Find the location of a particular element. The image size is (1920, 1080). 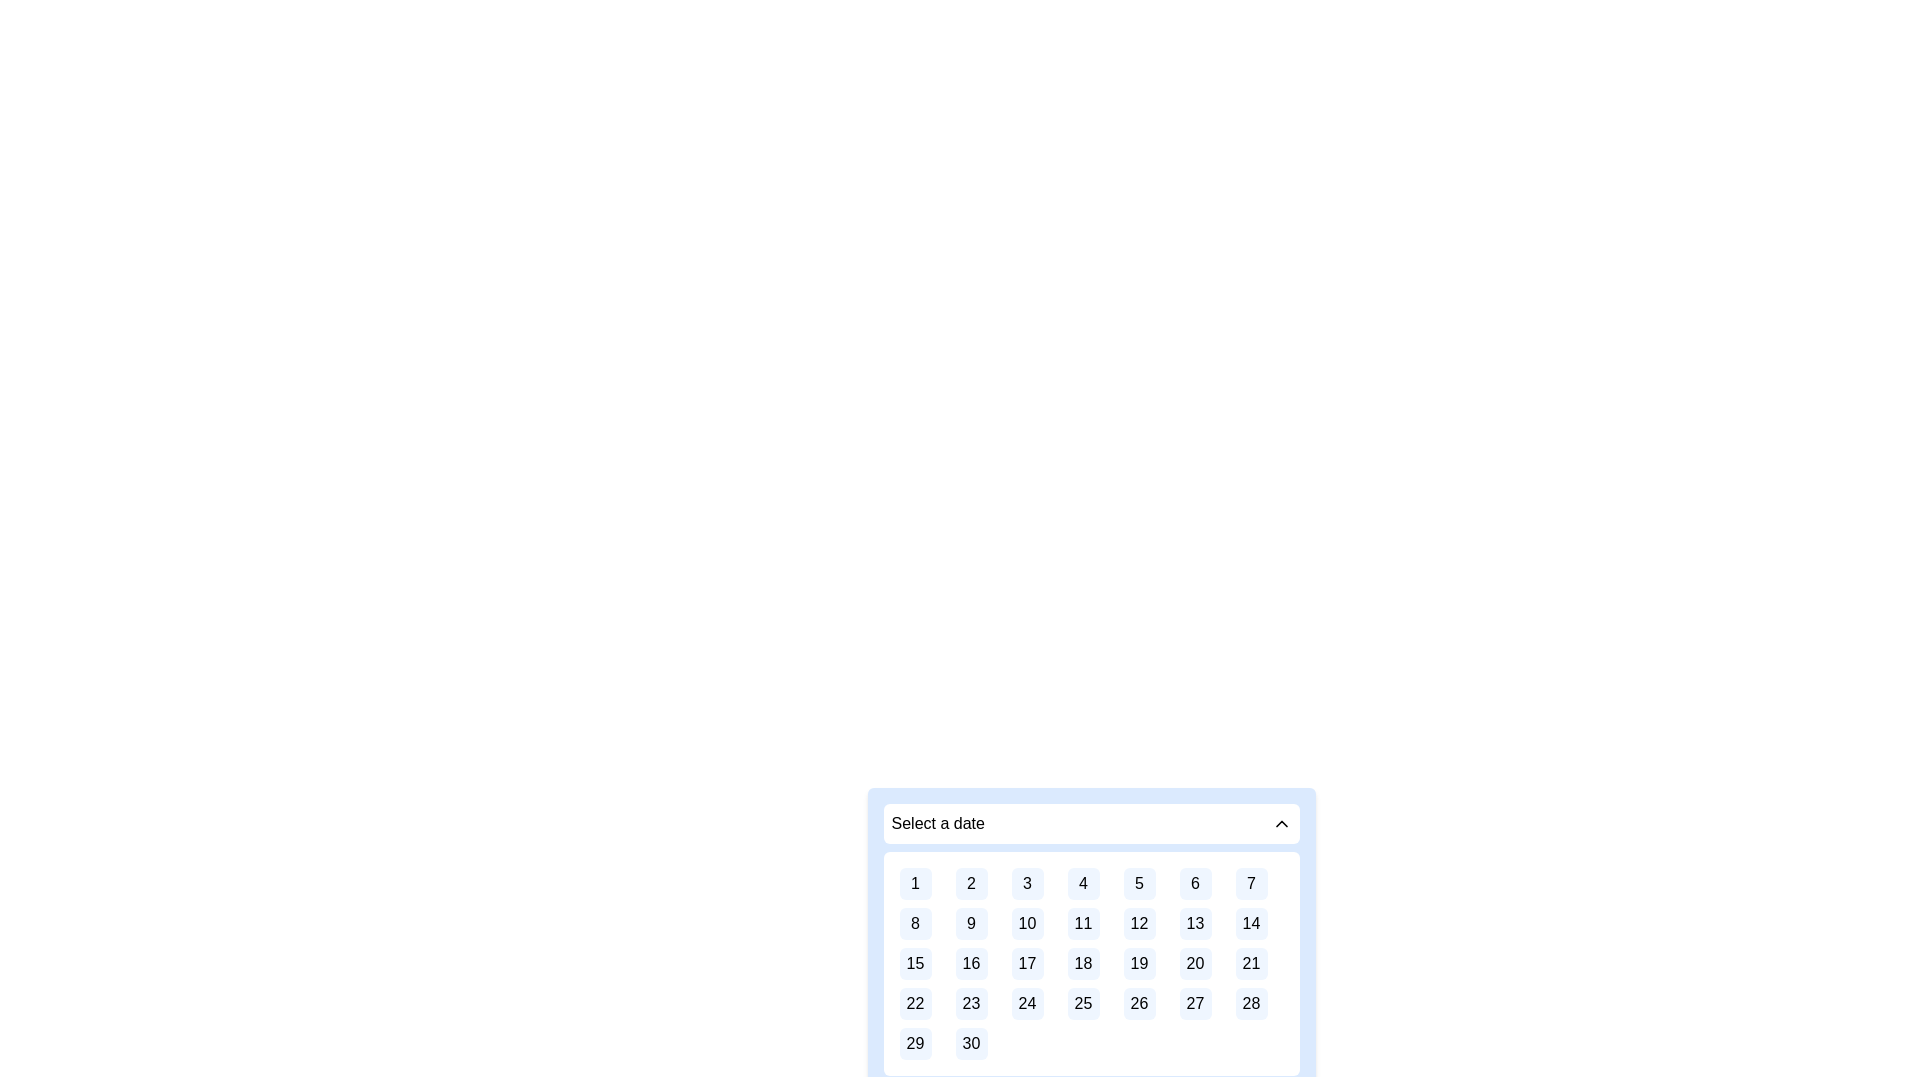

the square button with a light blue background and the number '6' centered in black, located in the first row and sixth column of the calendar grid is located at coordinates (1195, 882).